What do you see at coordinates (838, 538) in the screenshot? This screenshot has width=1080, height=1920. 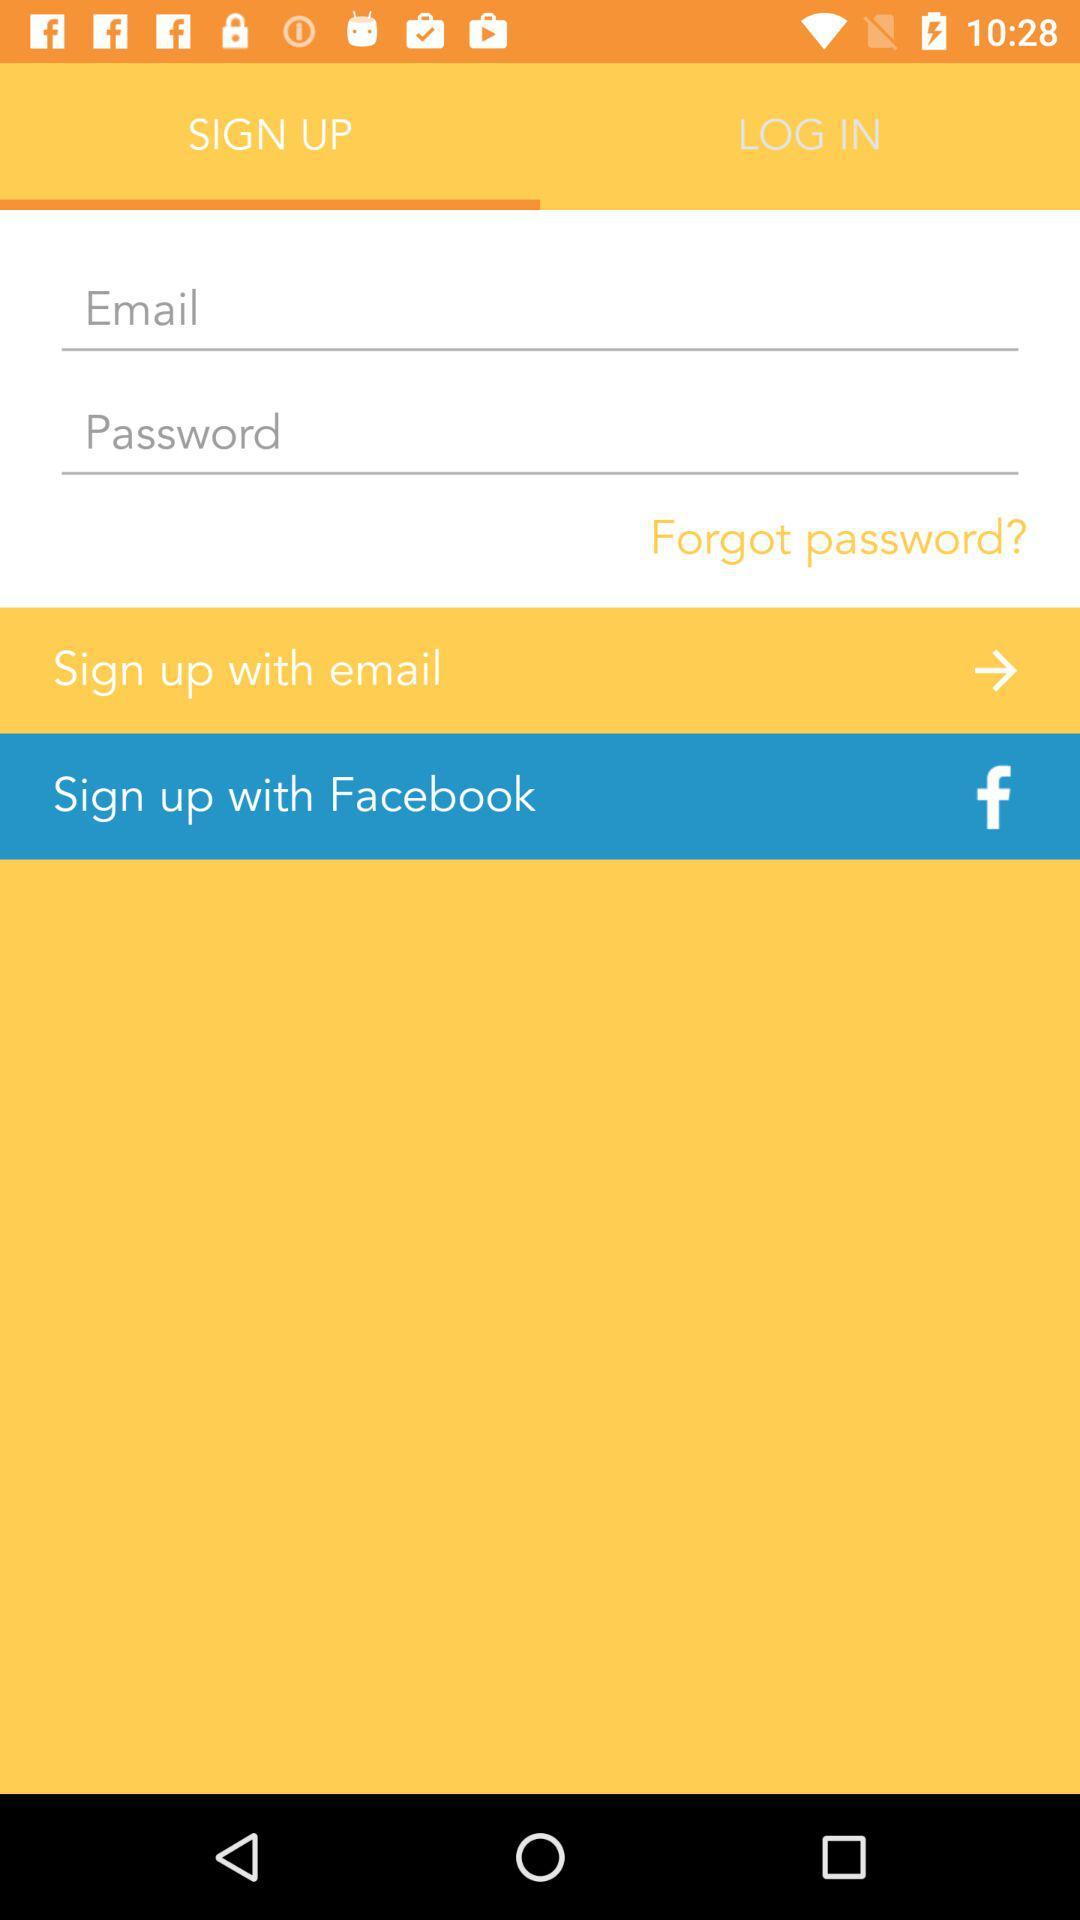 I see `item above the sign up with item` at bounding box center [838, 538].